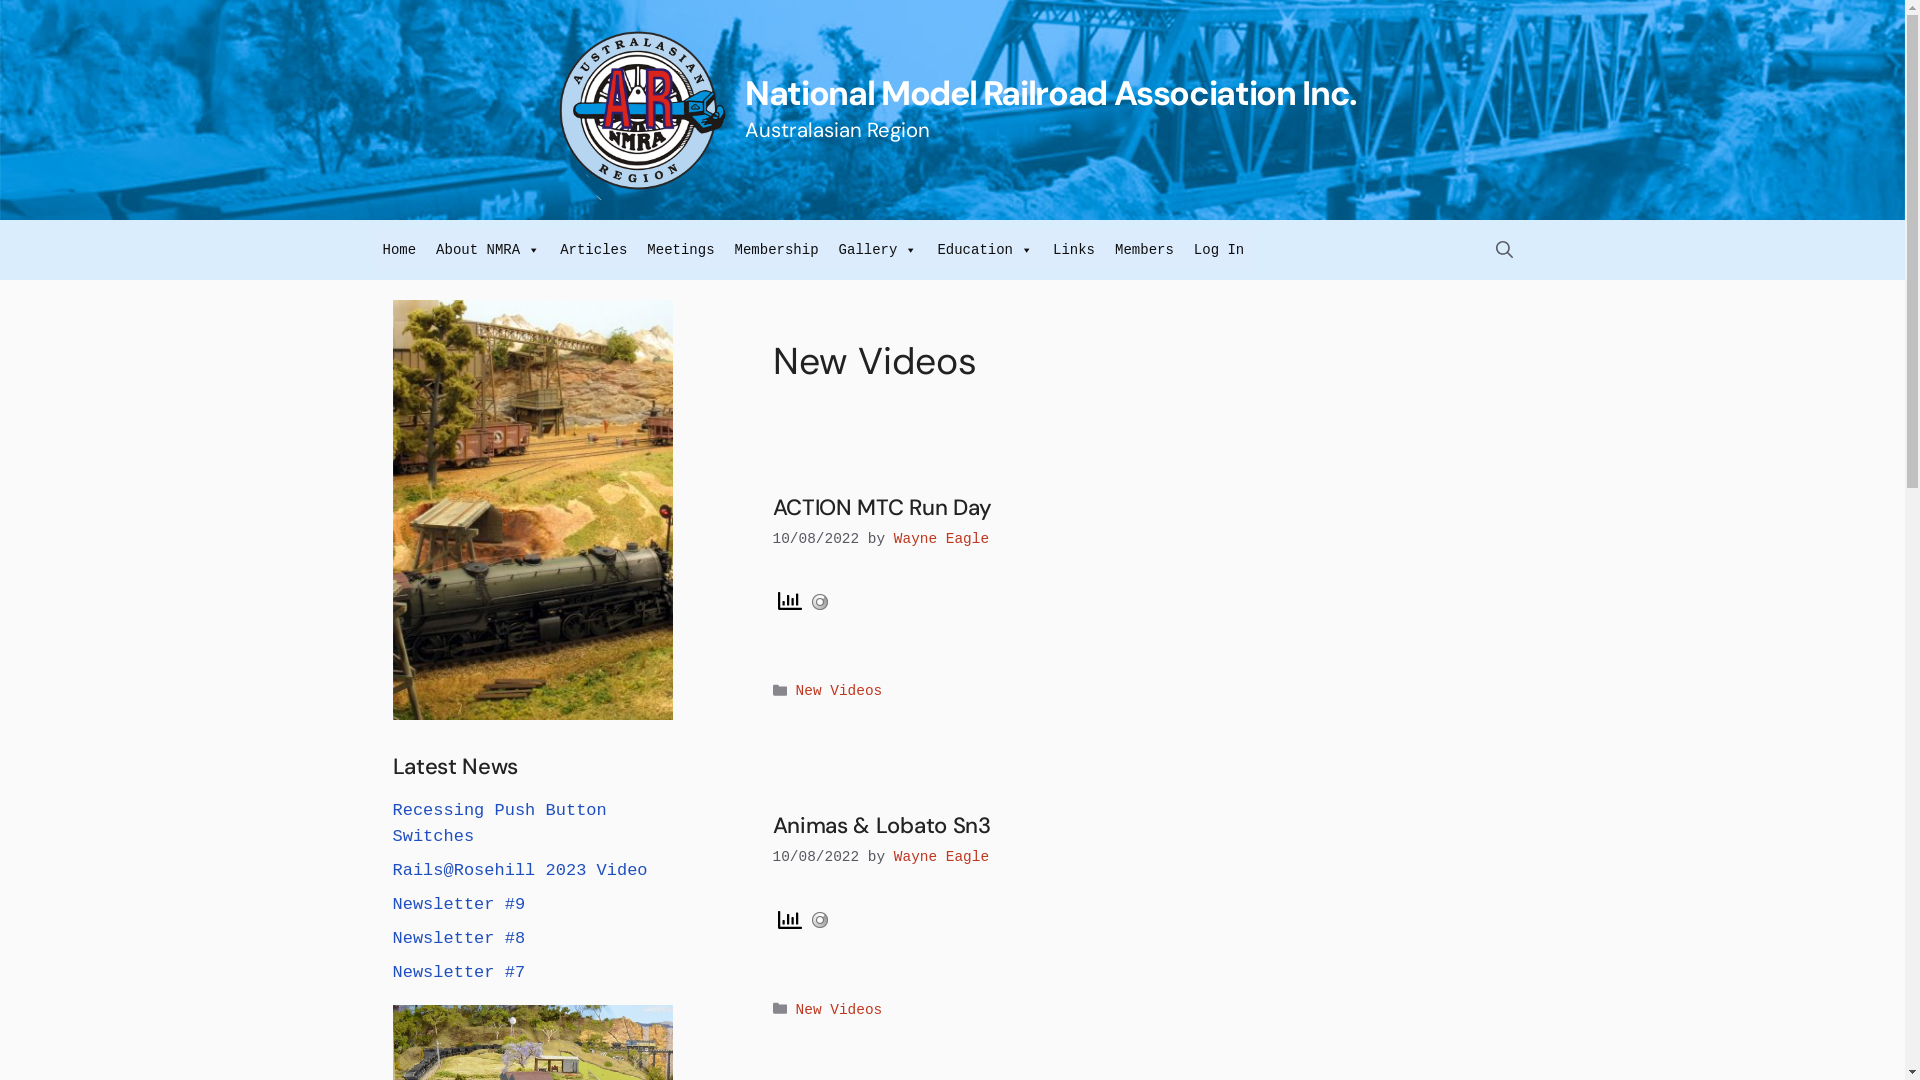 This screenshot has width=1920, height=1080. Describe the element at coordinates (1050, 93) in the screenshot. I see `'National Model Railroad Association Inc.'` at that location.